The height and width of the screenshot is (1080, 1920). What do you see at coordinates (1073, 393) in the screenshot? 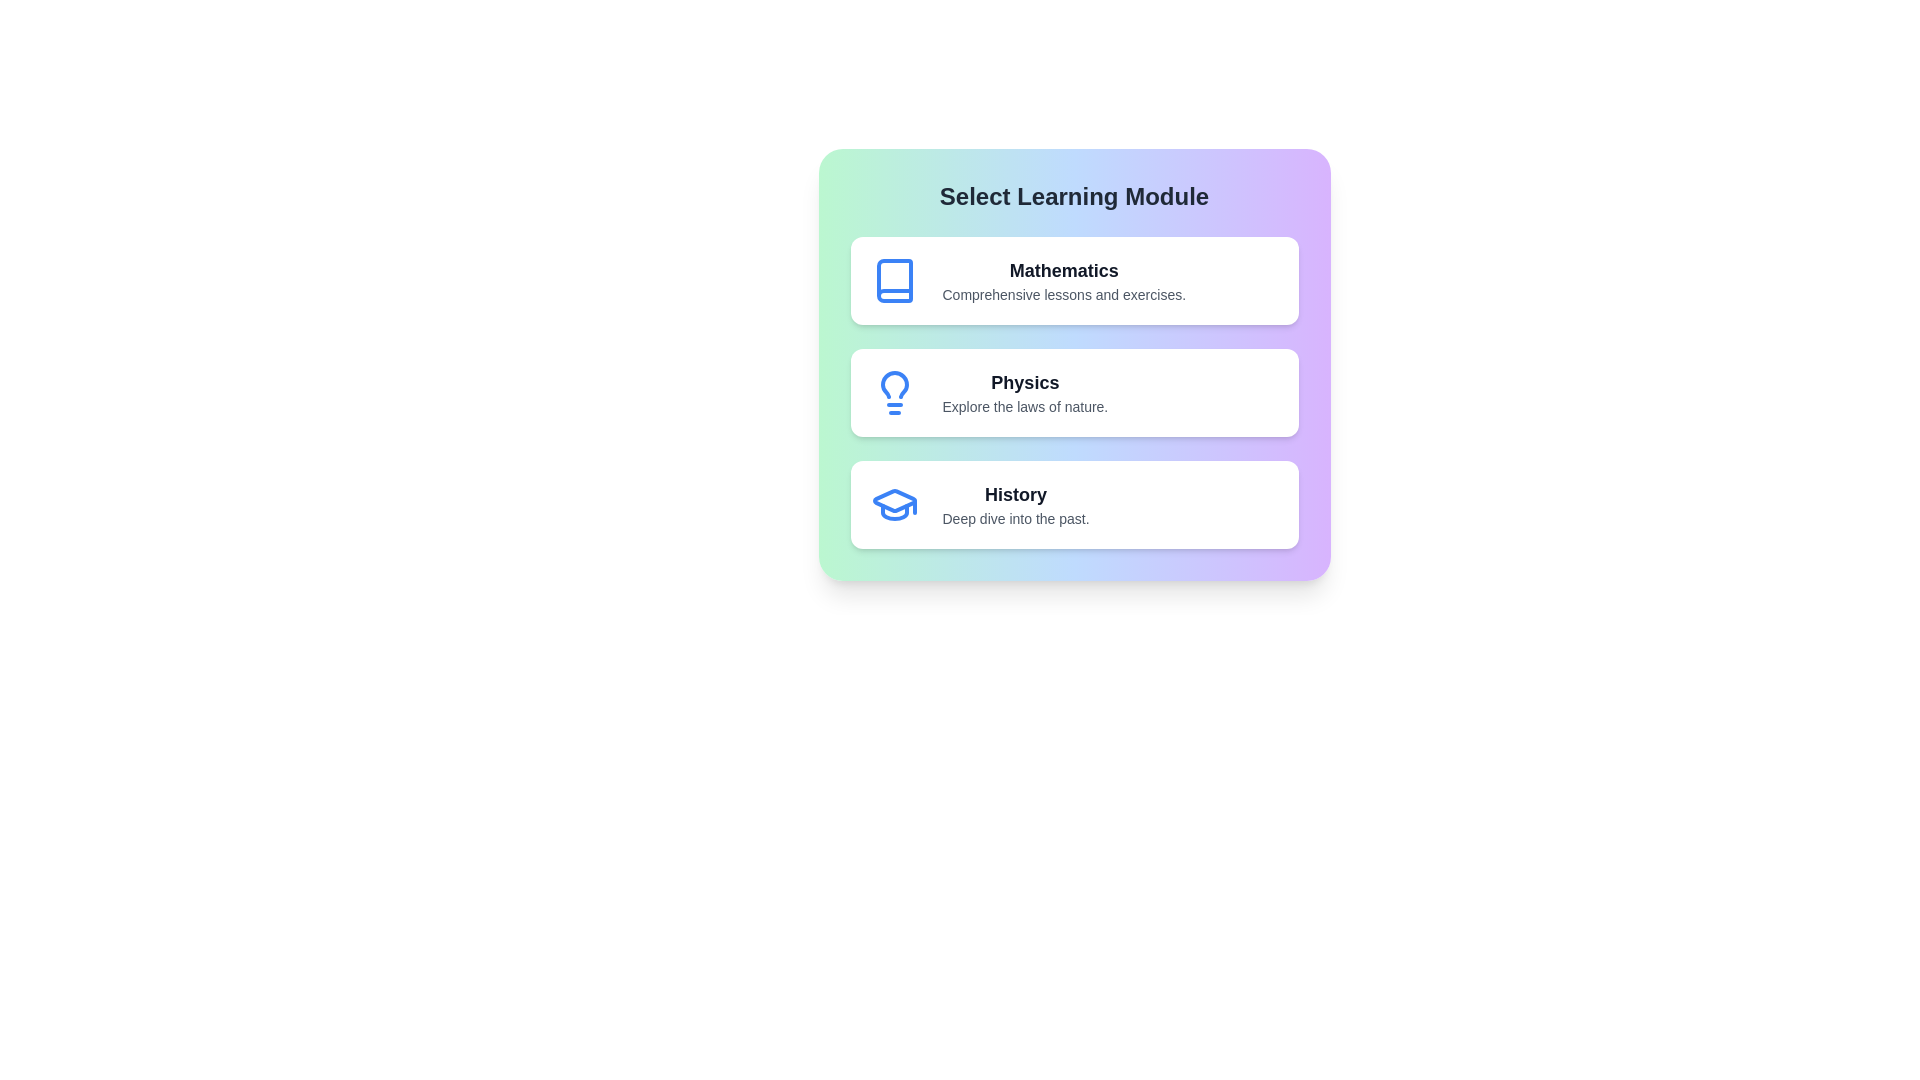
I see `the Physics module to select it` at bounding box center [1073, 393].